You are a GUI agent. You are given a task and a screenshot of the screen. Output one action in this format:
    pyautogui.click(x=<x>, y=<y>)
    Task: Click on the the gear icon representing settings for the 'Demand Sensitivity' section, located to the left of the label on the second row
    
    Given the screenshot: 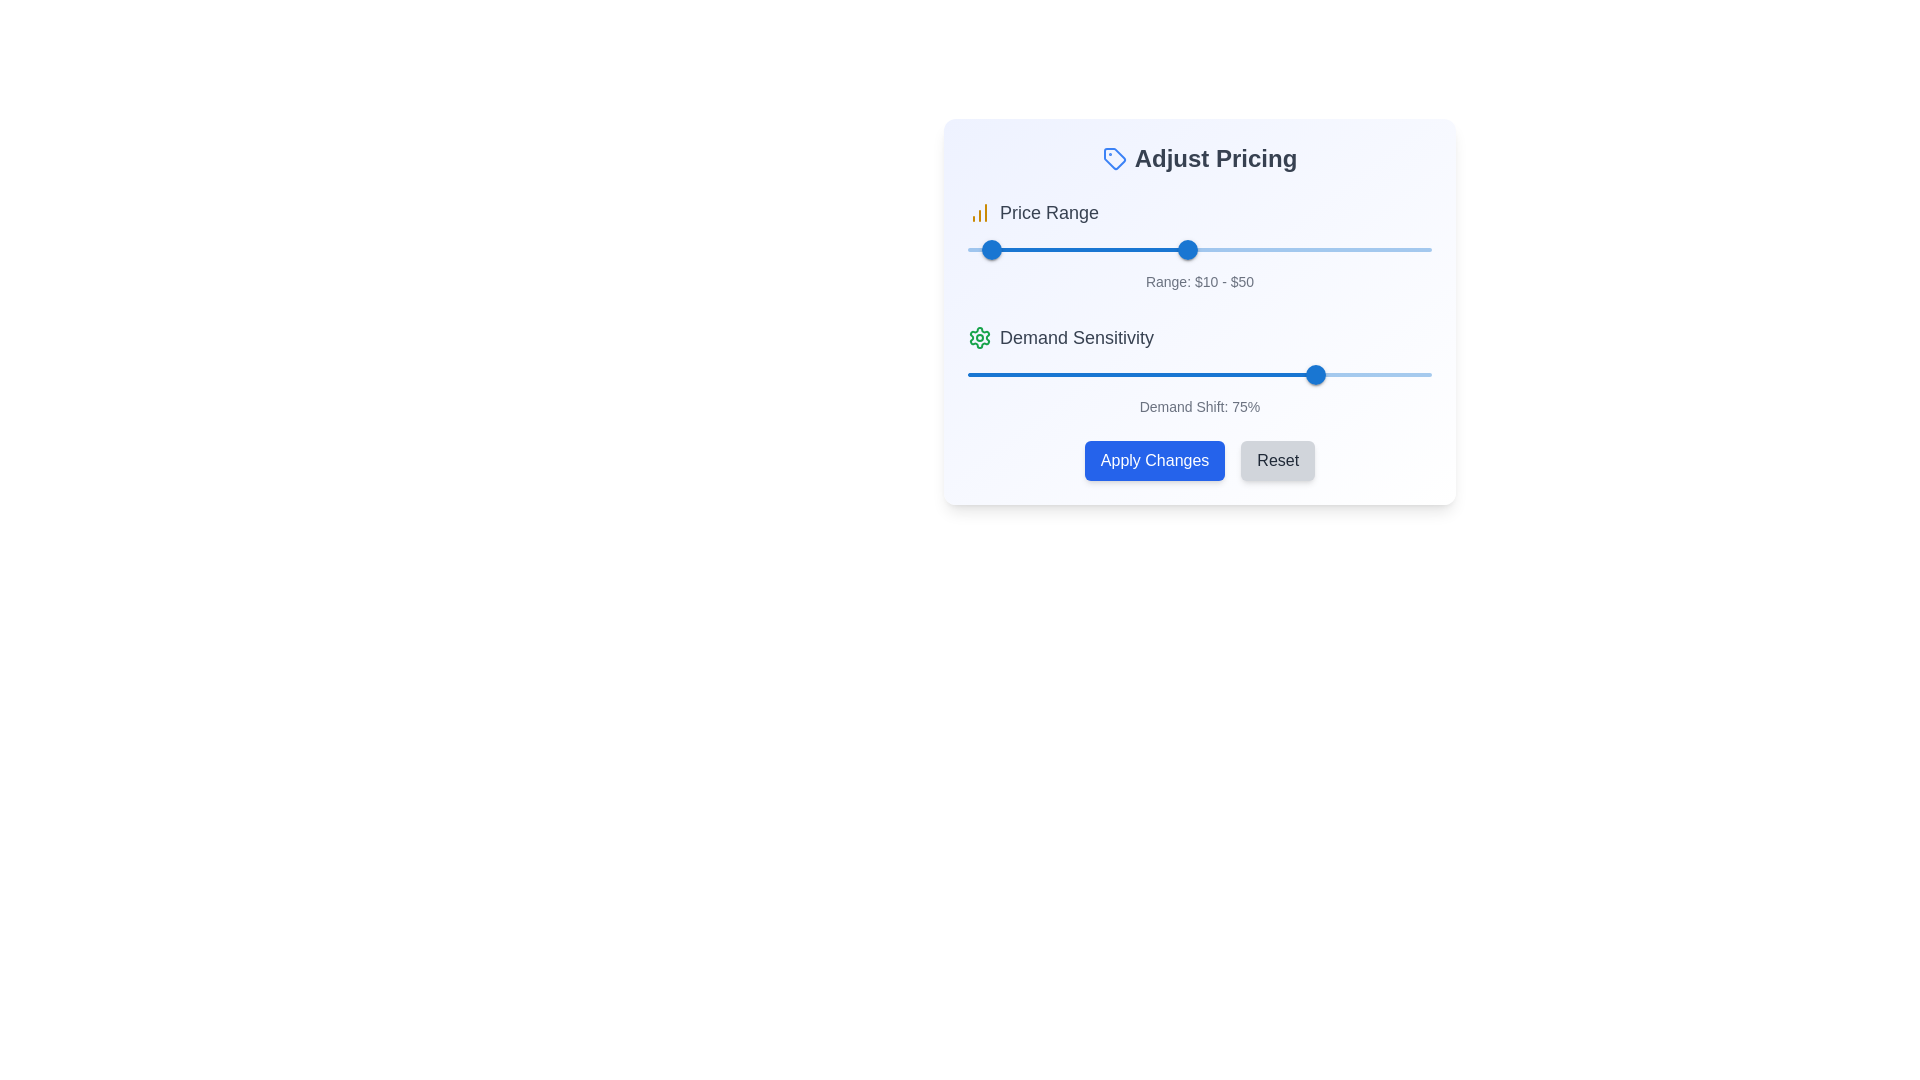 What is the action you would take?
    pyautogui.click(x=979, y=337)
    